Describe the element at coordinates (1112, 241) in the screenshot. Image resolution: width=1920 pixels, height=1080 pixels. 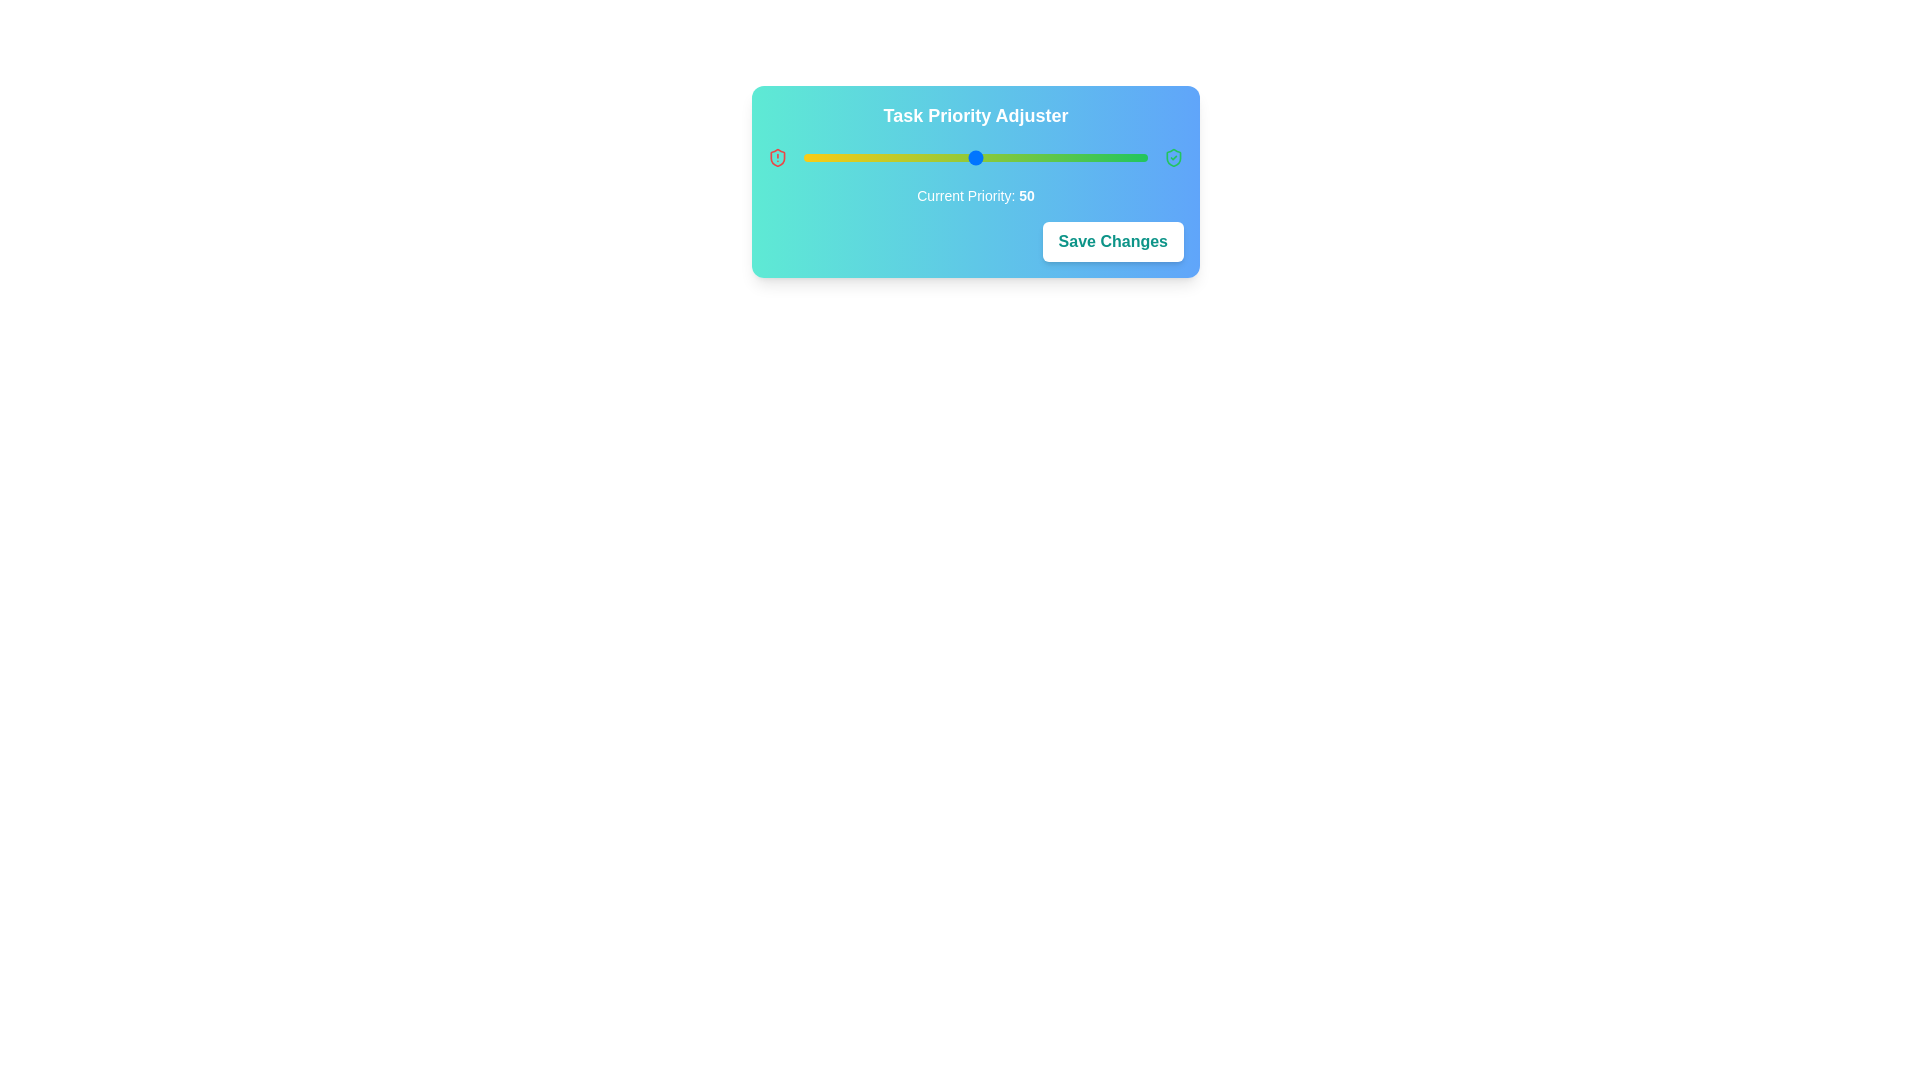
I see `the 'Save Changes' button` at that location.